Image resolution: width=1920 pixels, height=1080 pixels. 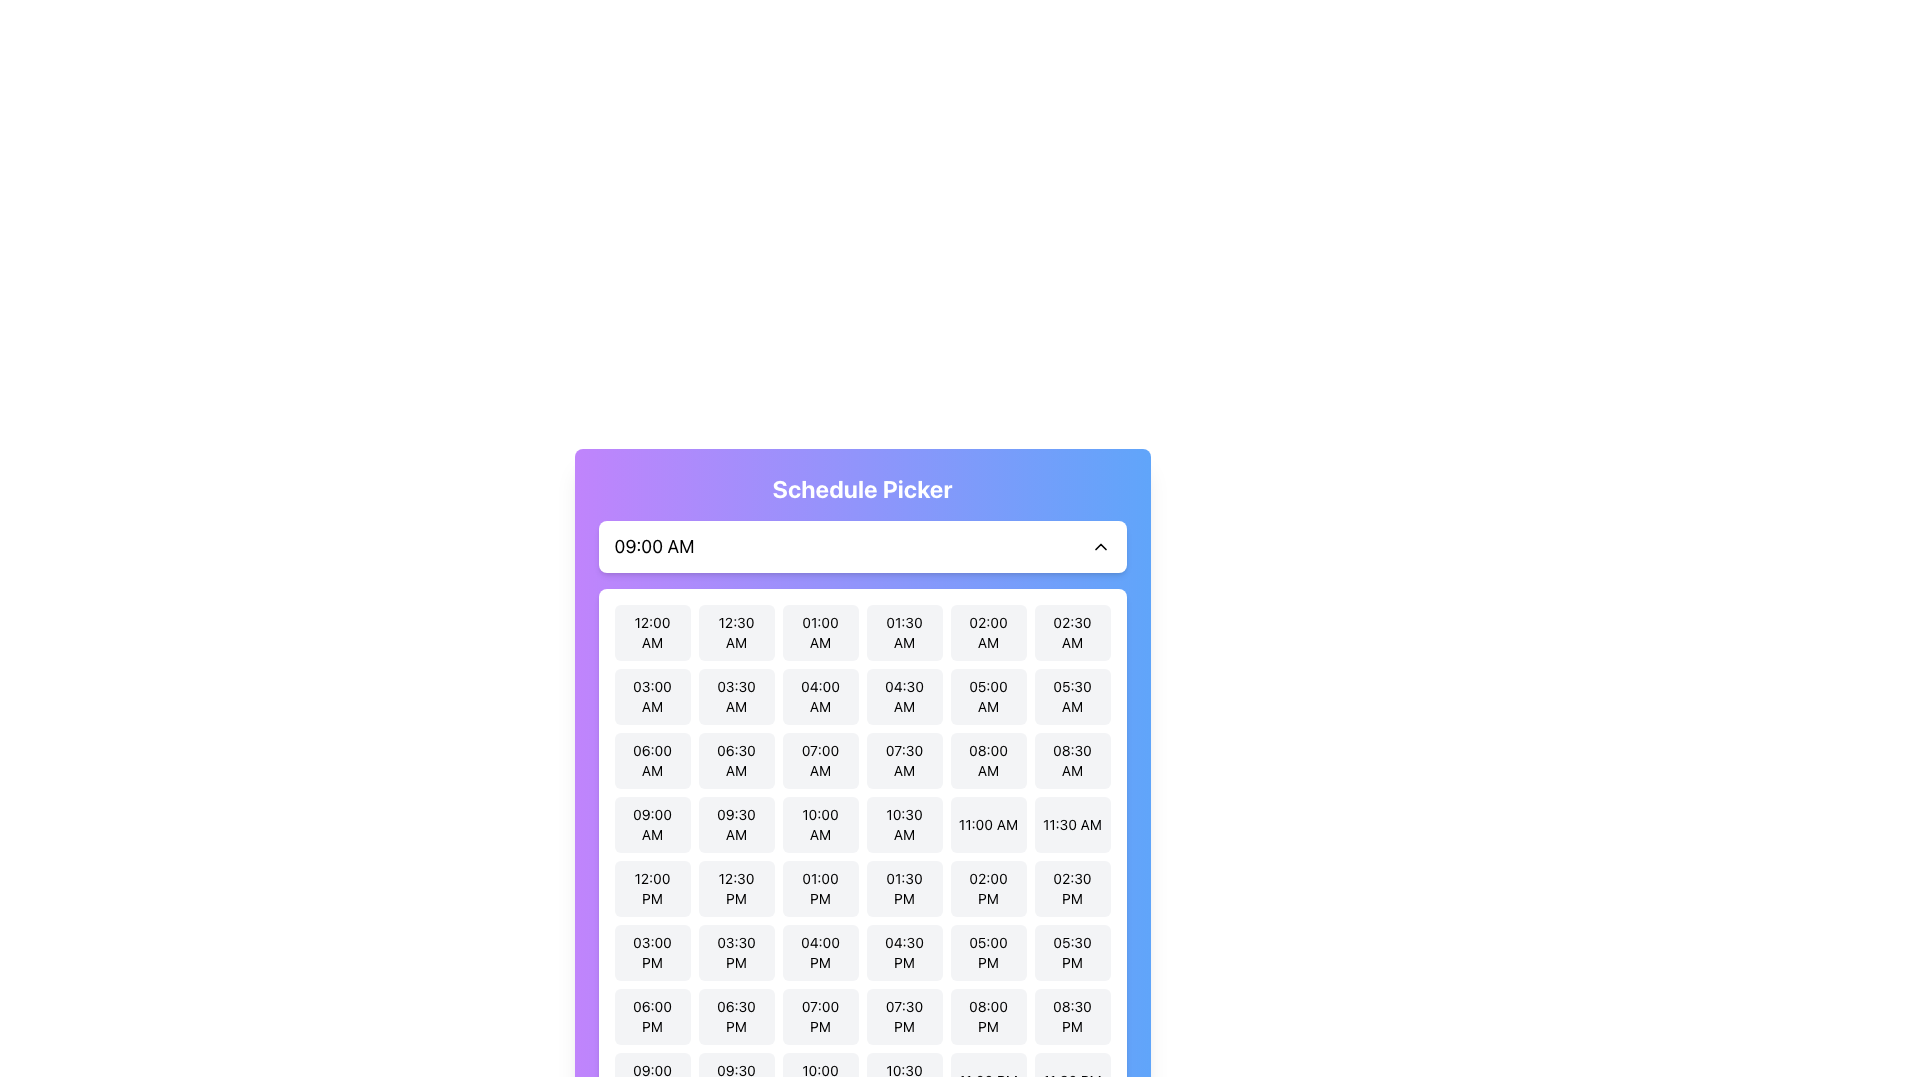 What do you see at coordinates (903, 887) in the screenshot?
I see `the time selection button for '01:30 PM' located in the fifth row and fourth column of the scheduling interface` at bounding box center [903, 887].